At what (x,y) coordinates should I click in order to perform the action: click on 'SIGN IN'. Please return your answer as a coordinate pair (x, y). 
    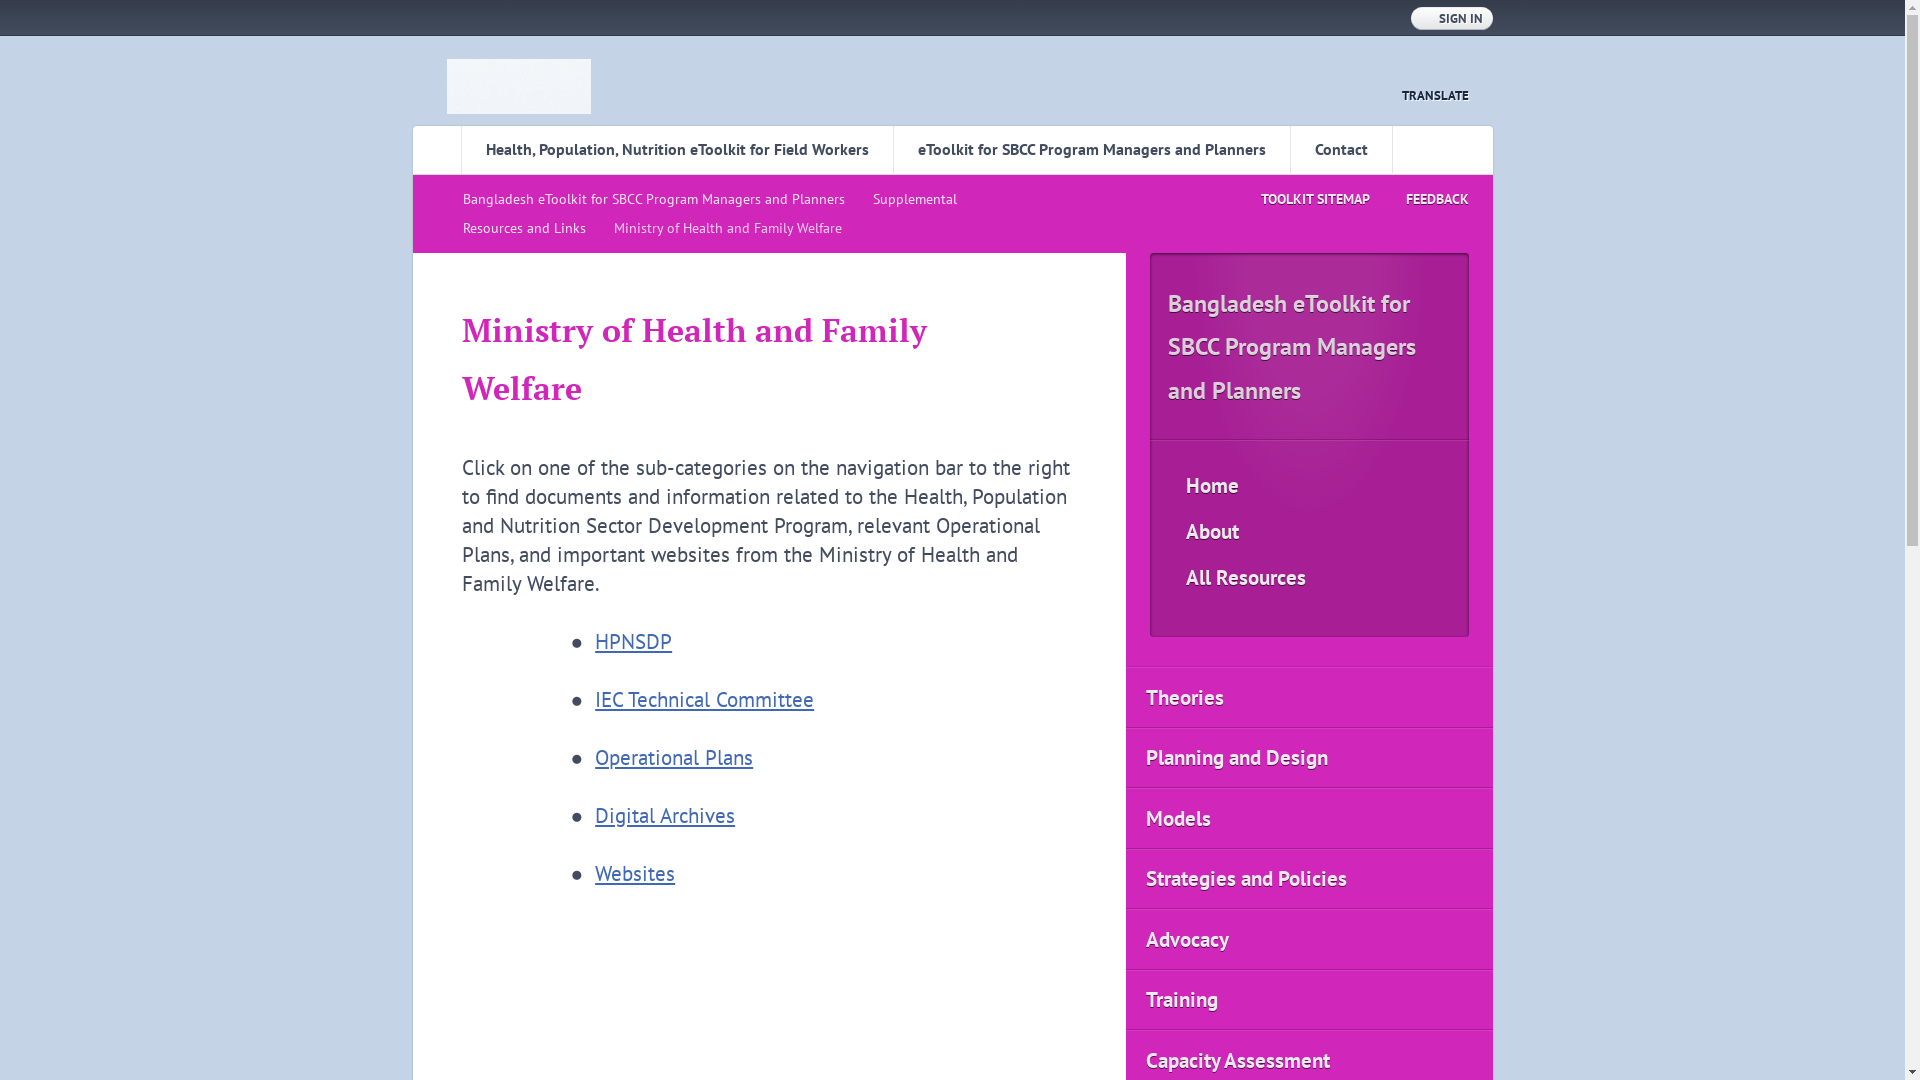
    Looking at the image, I should click on (1450, 18).